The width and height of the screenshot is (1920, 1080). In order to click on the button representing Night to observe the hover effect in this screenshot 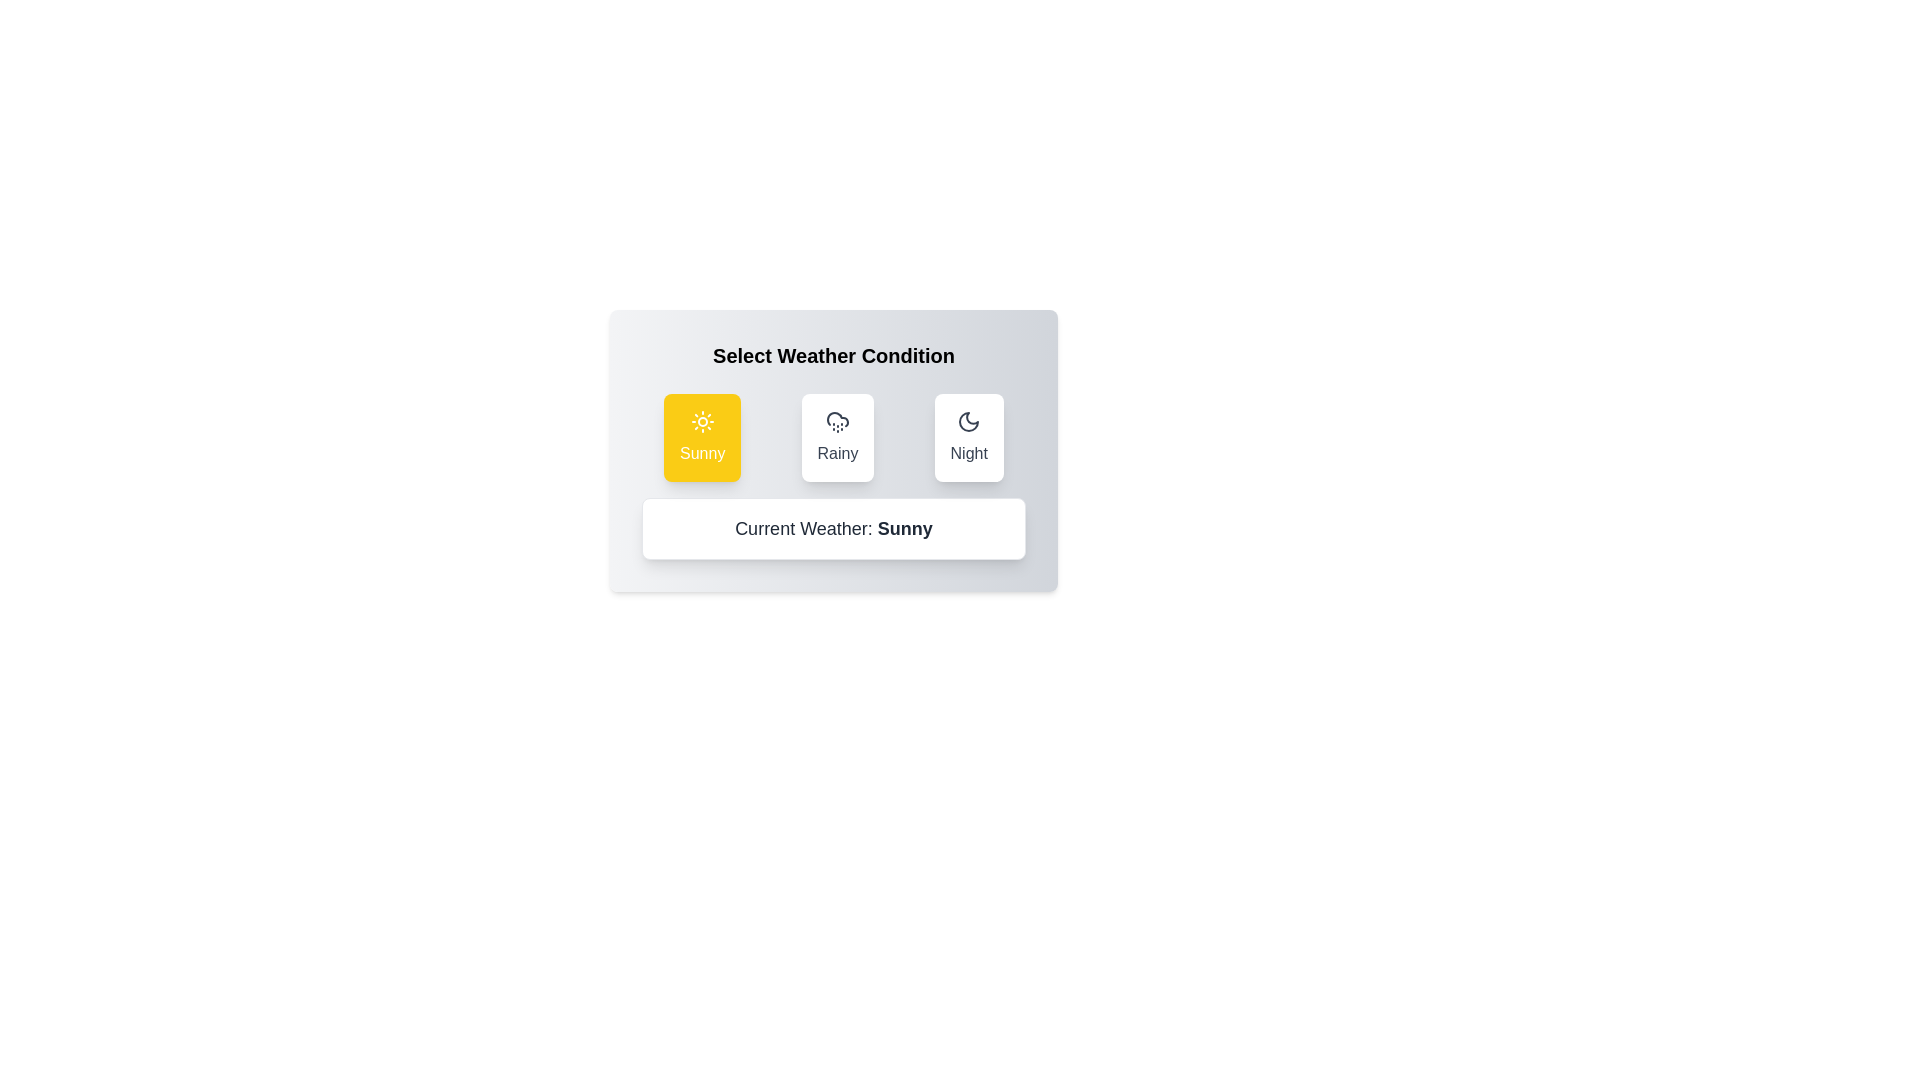, I will do `click(969, 437)`.